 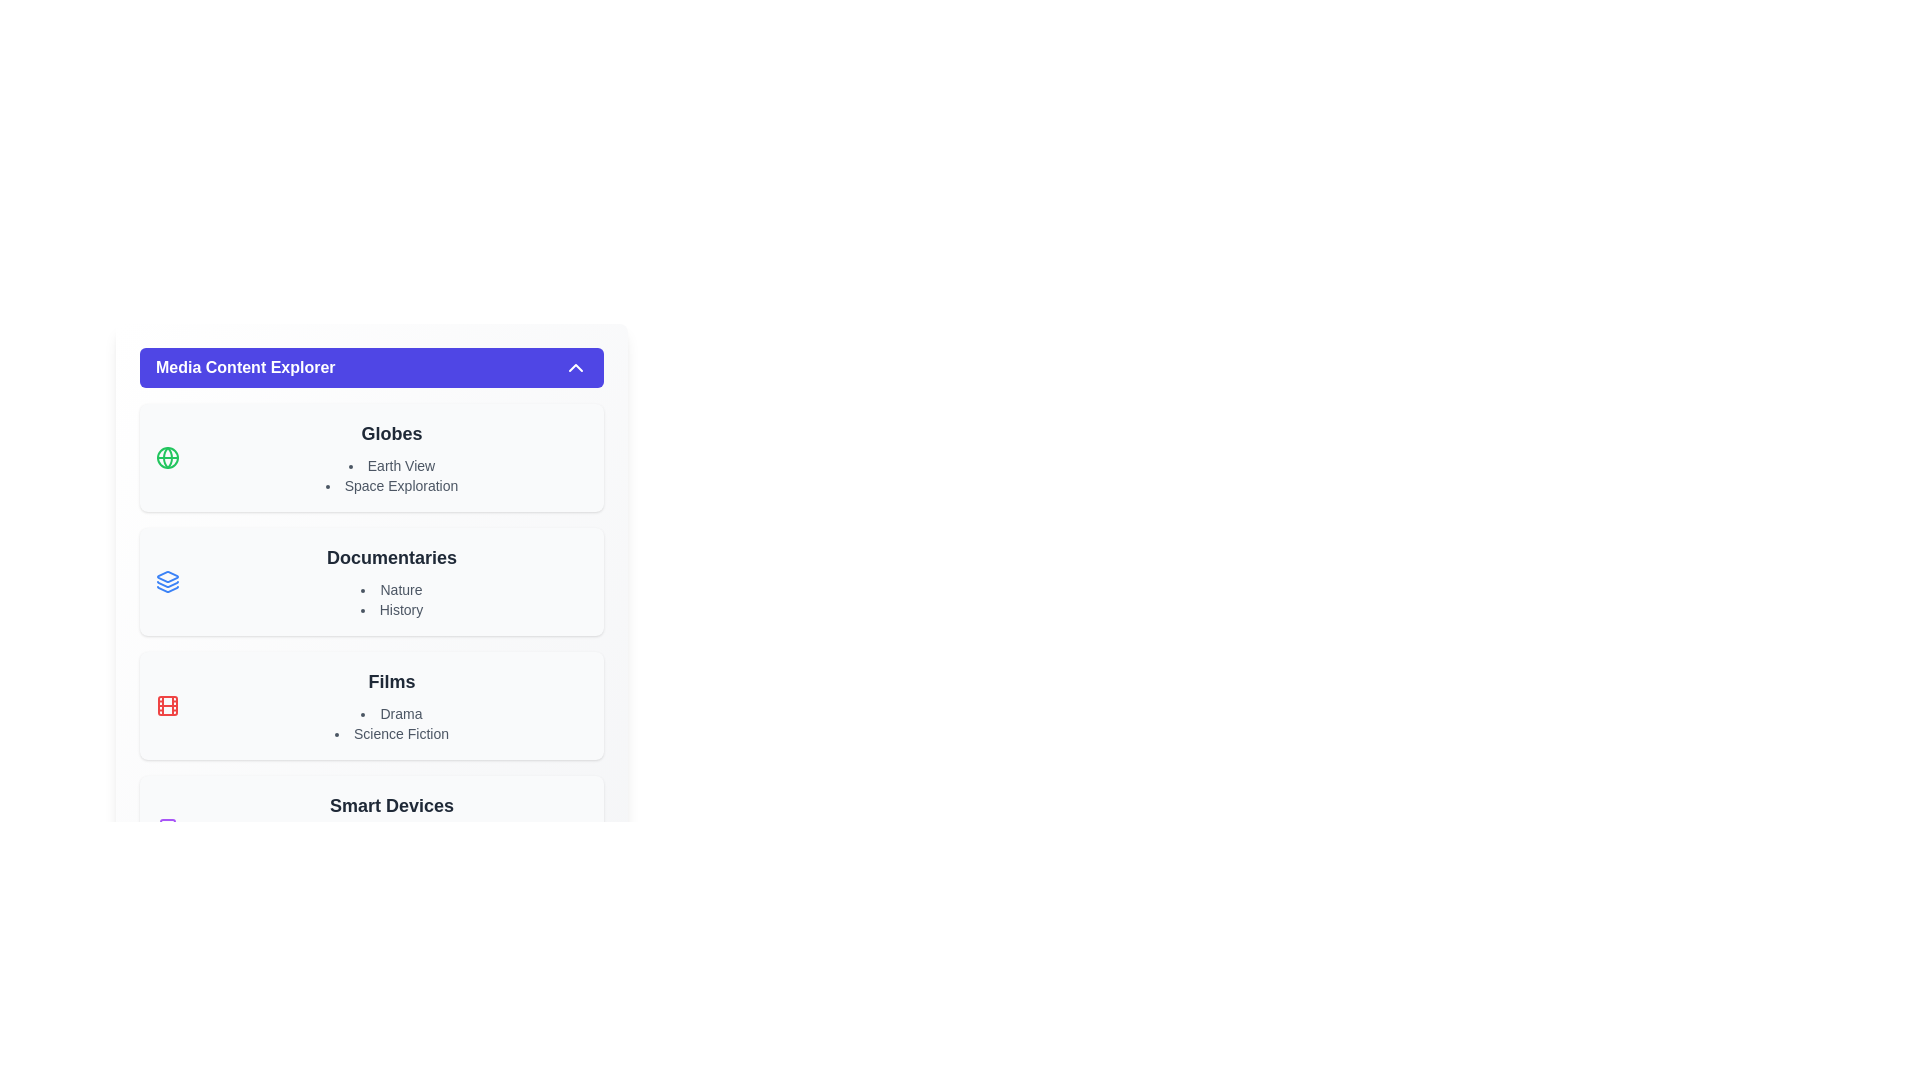 What do you see at coordinates (372, 458) in the screenshot?
I see `the first selectable category section related to 'Globes' located below the 'Media Content Explorer' heading` at bounding box center [372, 458].